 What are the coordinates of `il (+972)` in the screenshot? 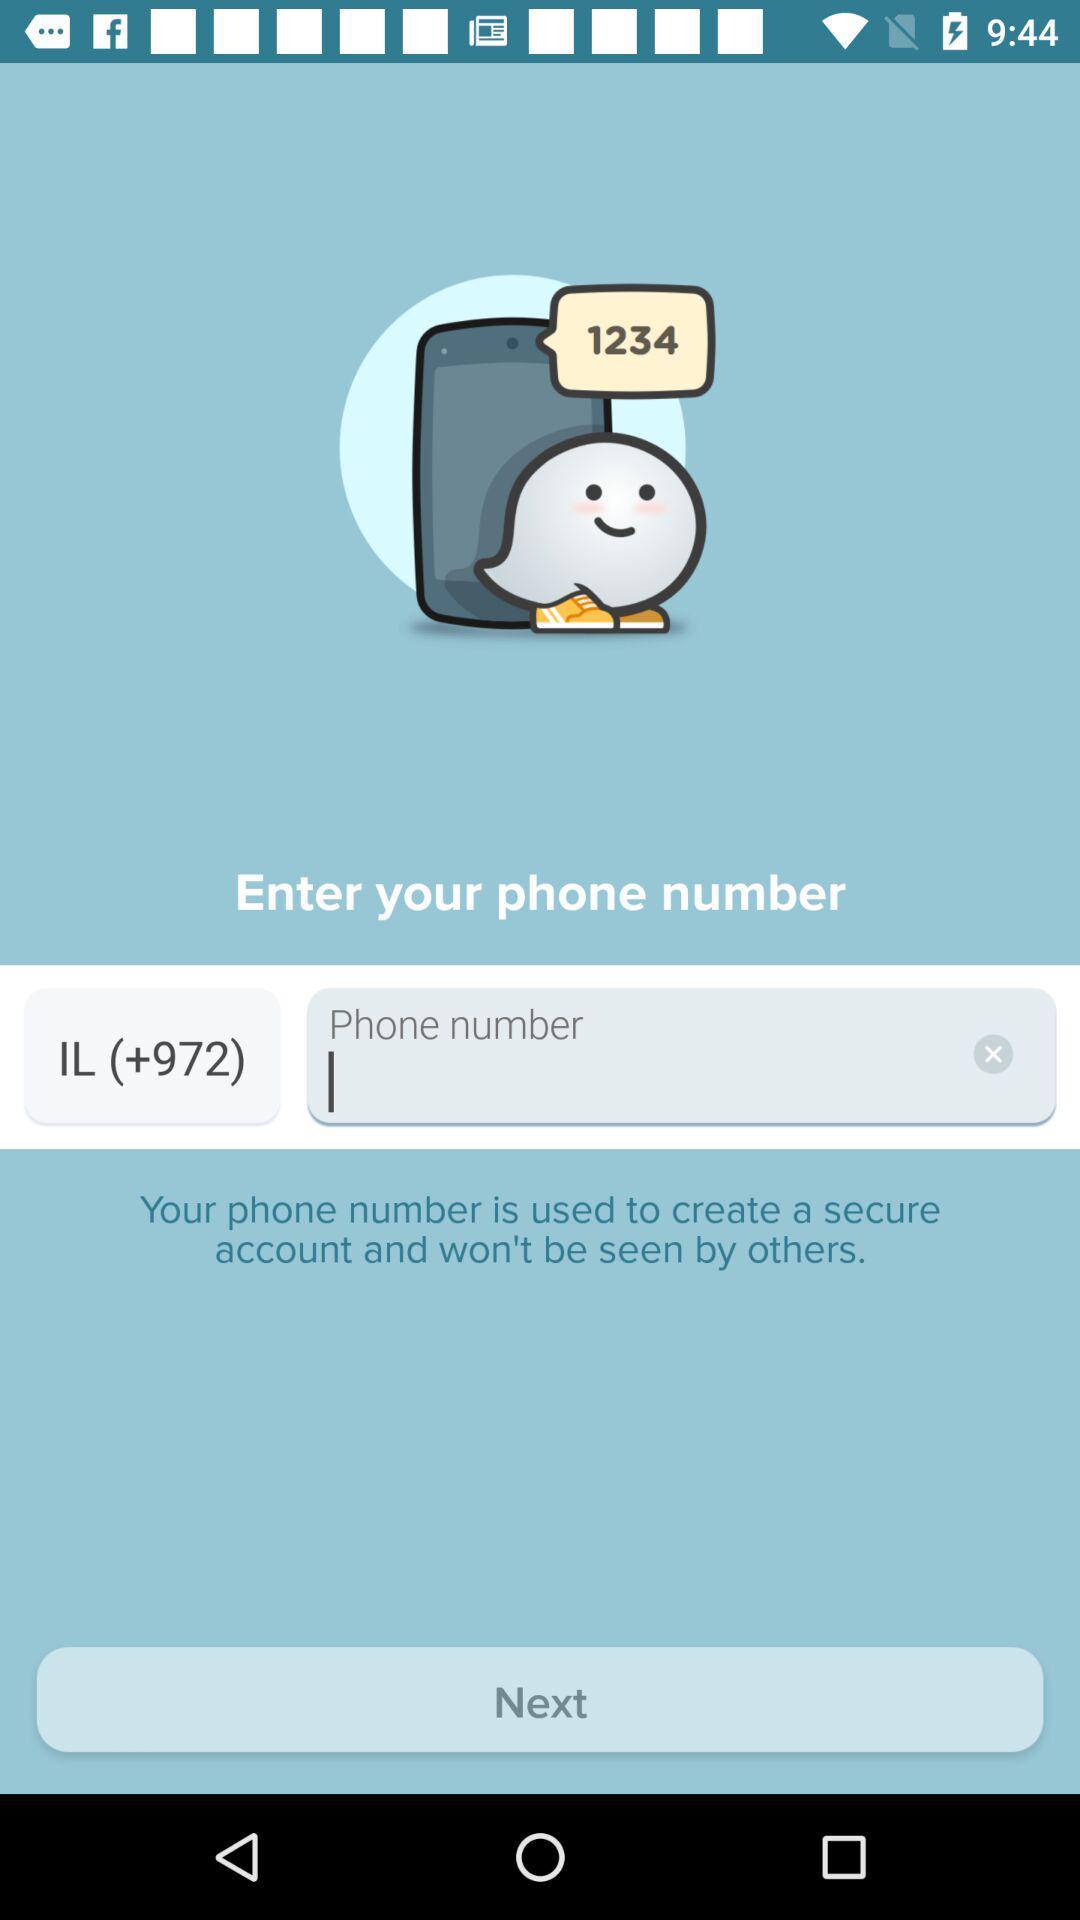 It's located at (151, 1056).